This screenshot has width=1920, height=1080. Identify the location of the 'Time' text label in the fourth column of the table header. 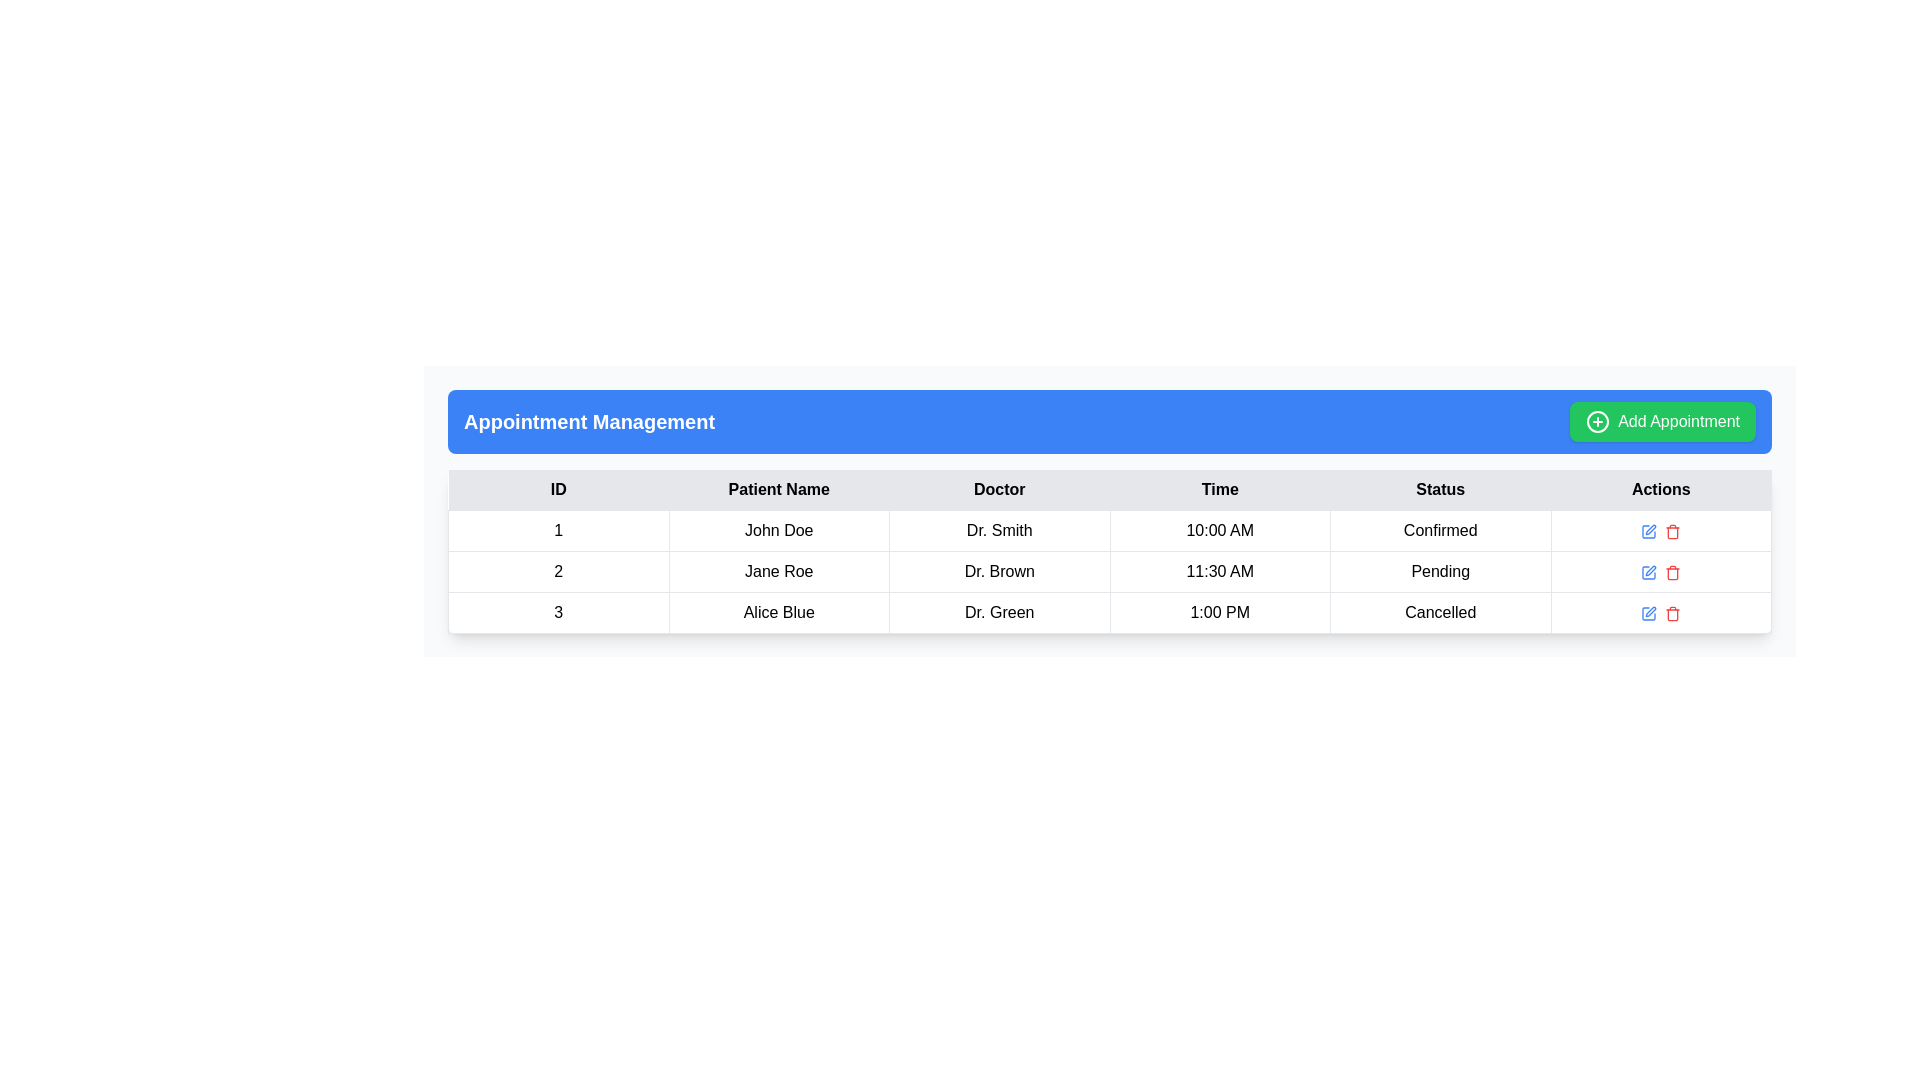
(1219, 490).